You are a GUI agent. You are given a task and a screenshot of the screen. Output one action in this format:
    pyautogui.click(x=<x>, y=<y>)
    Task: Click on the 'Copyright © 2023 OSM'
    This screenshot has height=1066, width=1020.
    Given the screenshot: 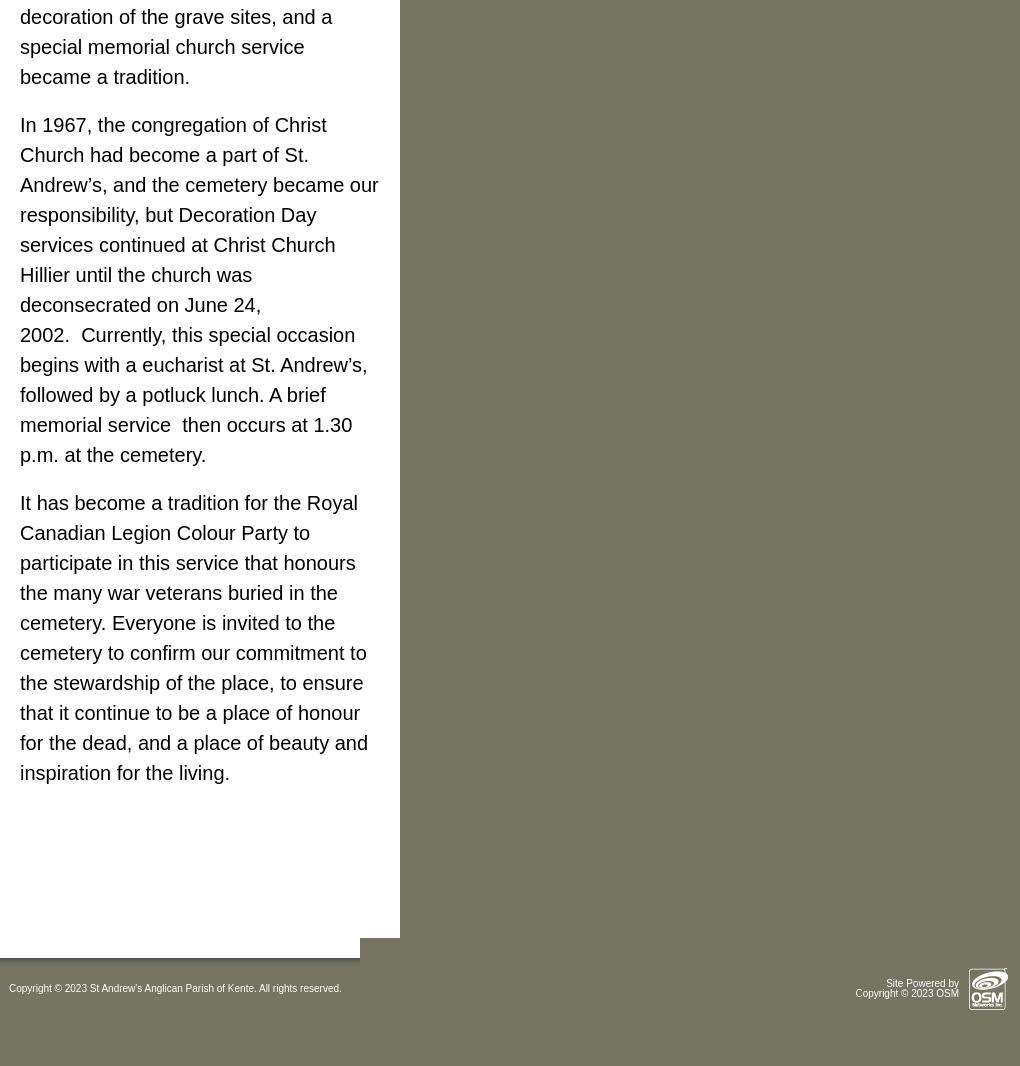 What is the action you would take?
    pyautogui.click(x=906, y=993)
    